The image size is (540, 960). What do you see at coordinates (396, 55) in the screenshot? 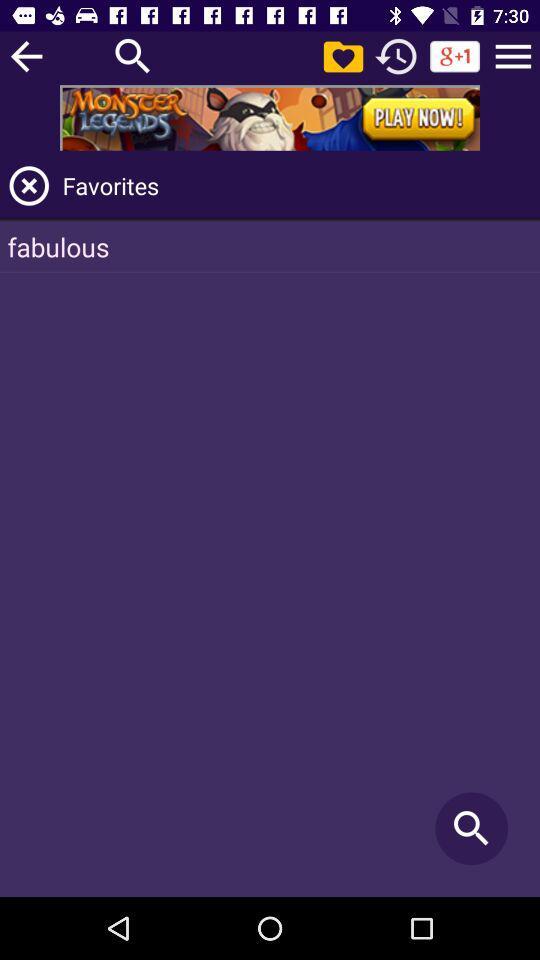
I see `the history icon` at bounding box center [396, 55].